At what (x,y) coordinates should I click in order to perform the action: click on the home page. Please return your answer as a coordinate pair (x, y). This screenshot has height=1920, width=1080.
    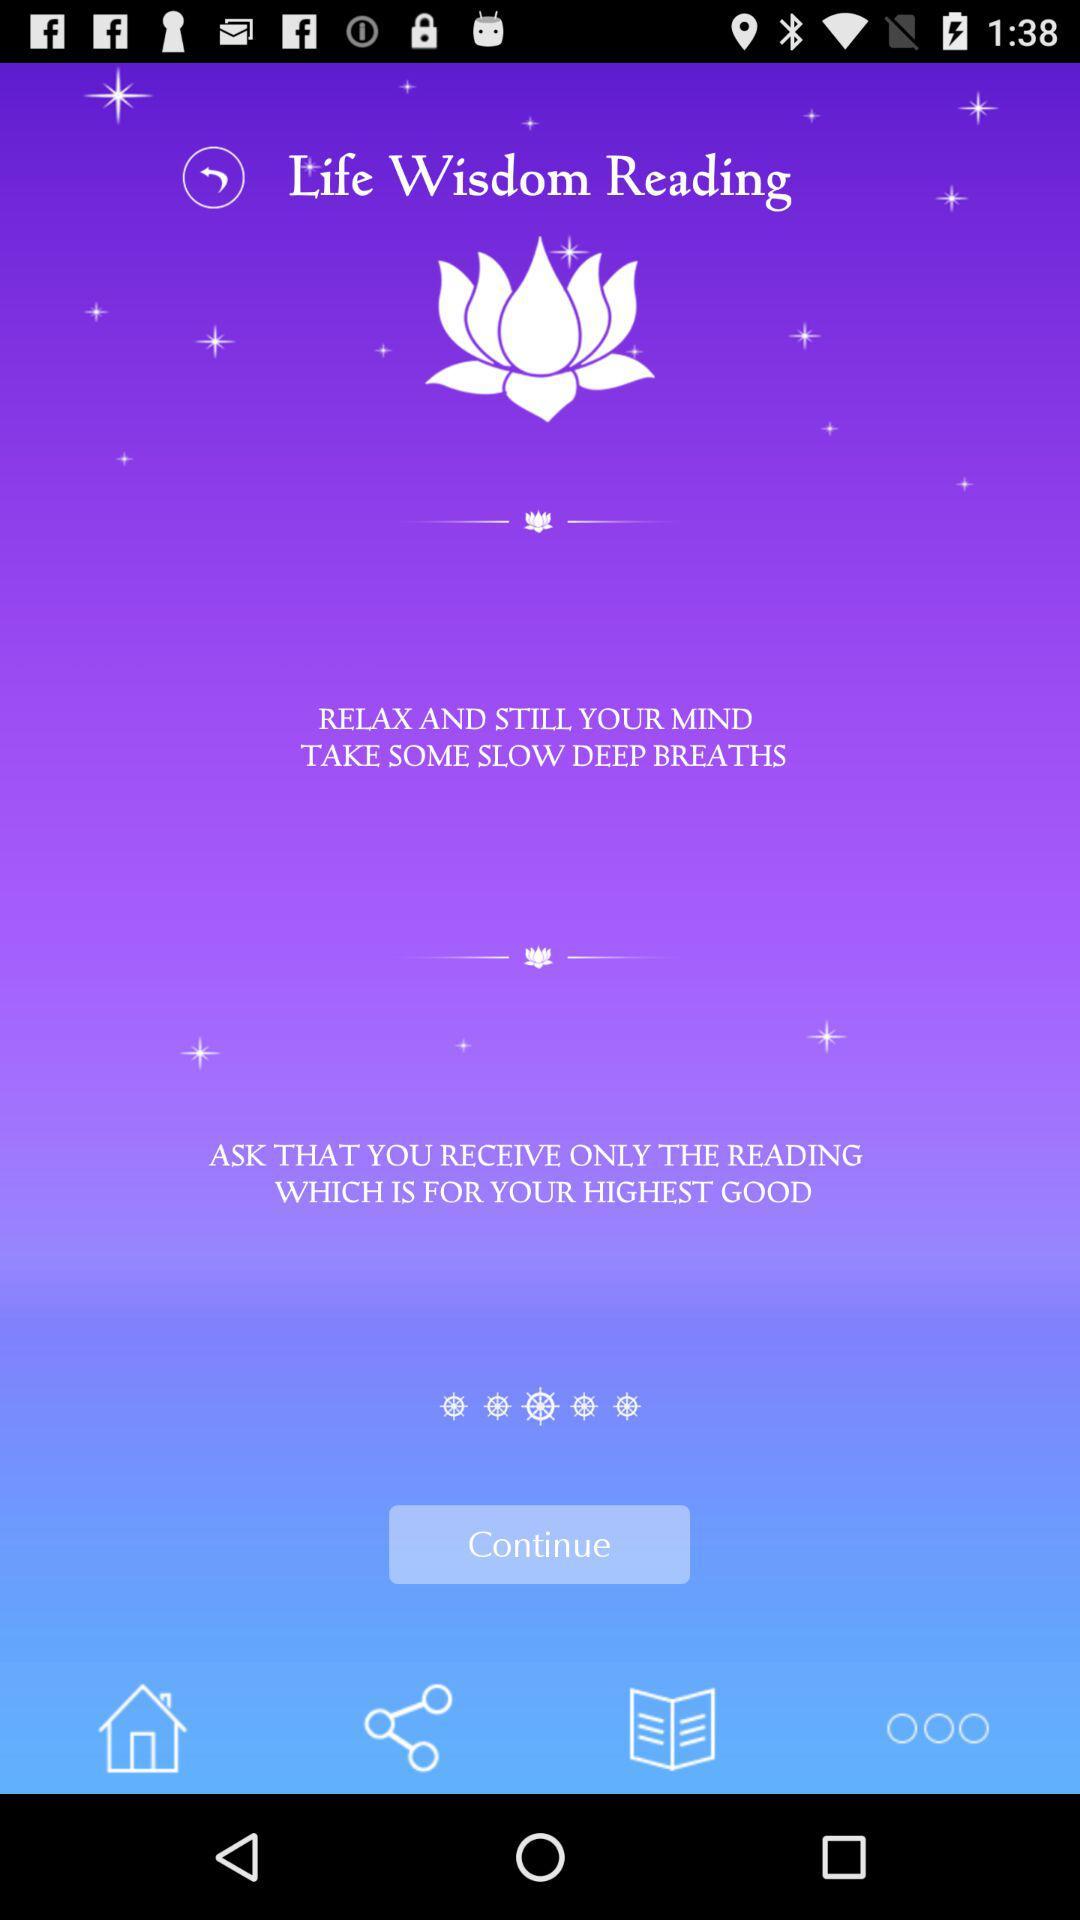
    Looking at the image, I should click on (141, 1727).